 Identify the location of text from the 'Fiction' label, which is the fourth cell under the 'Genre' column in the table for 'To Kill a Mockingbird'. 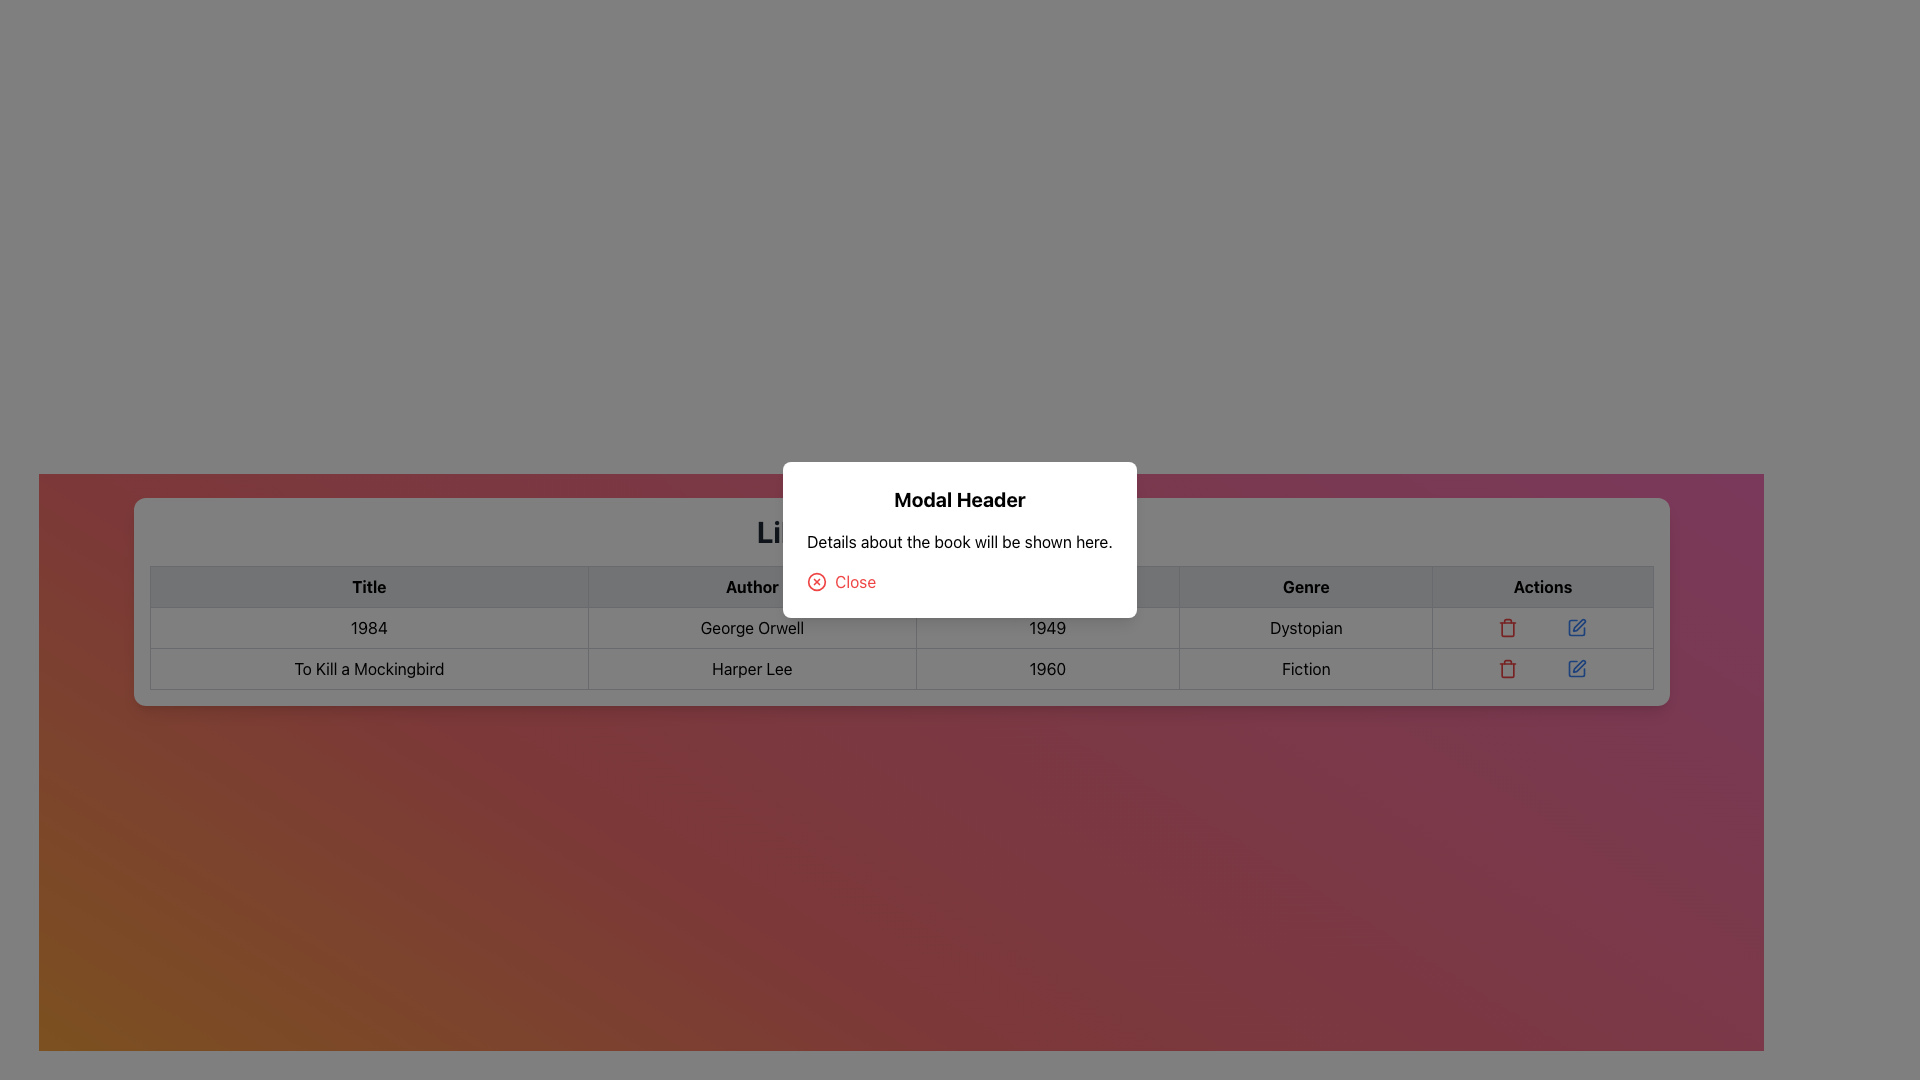
(1306, 668).